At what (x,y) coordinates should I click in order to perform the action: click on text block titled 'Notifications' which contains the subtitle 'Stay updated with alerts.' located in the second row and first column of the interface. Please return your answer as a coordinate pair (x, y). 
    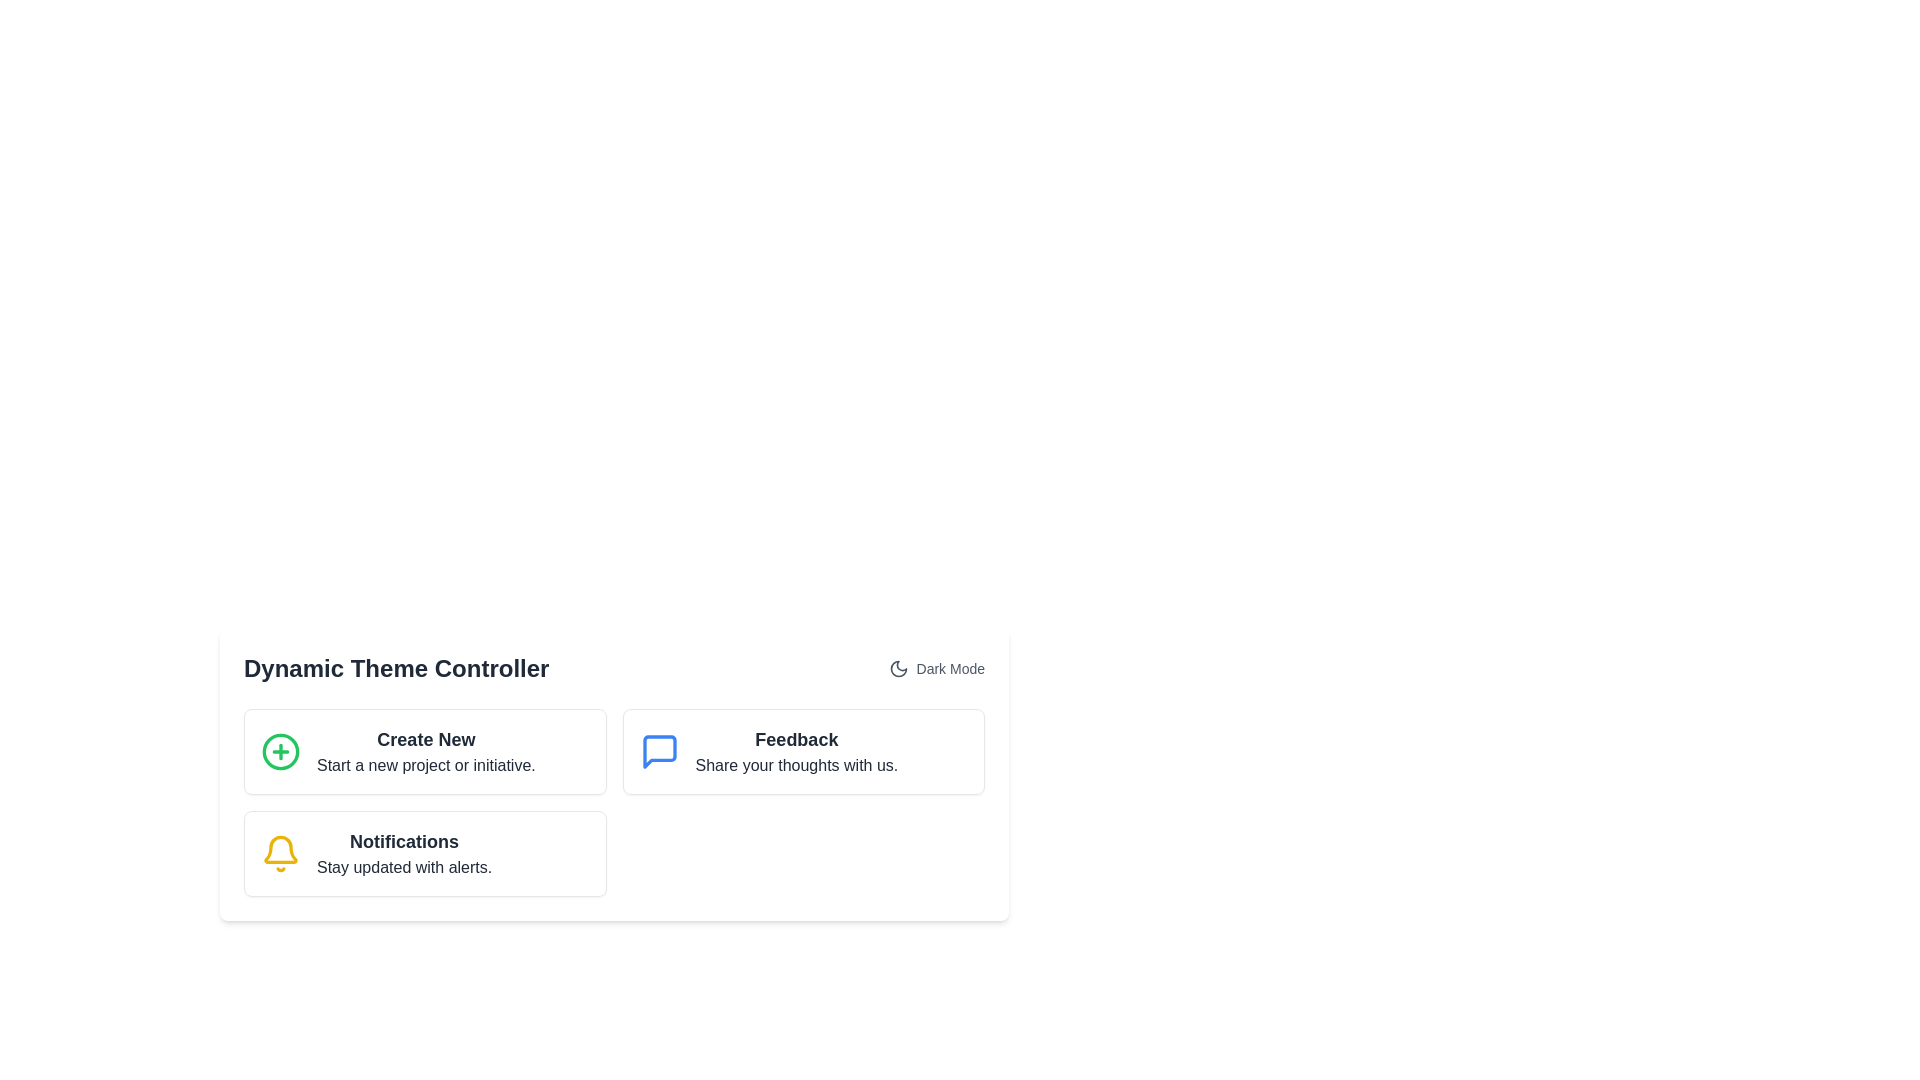
    Looking at the image, I should click on (403, 853).